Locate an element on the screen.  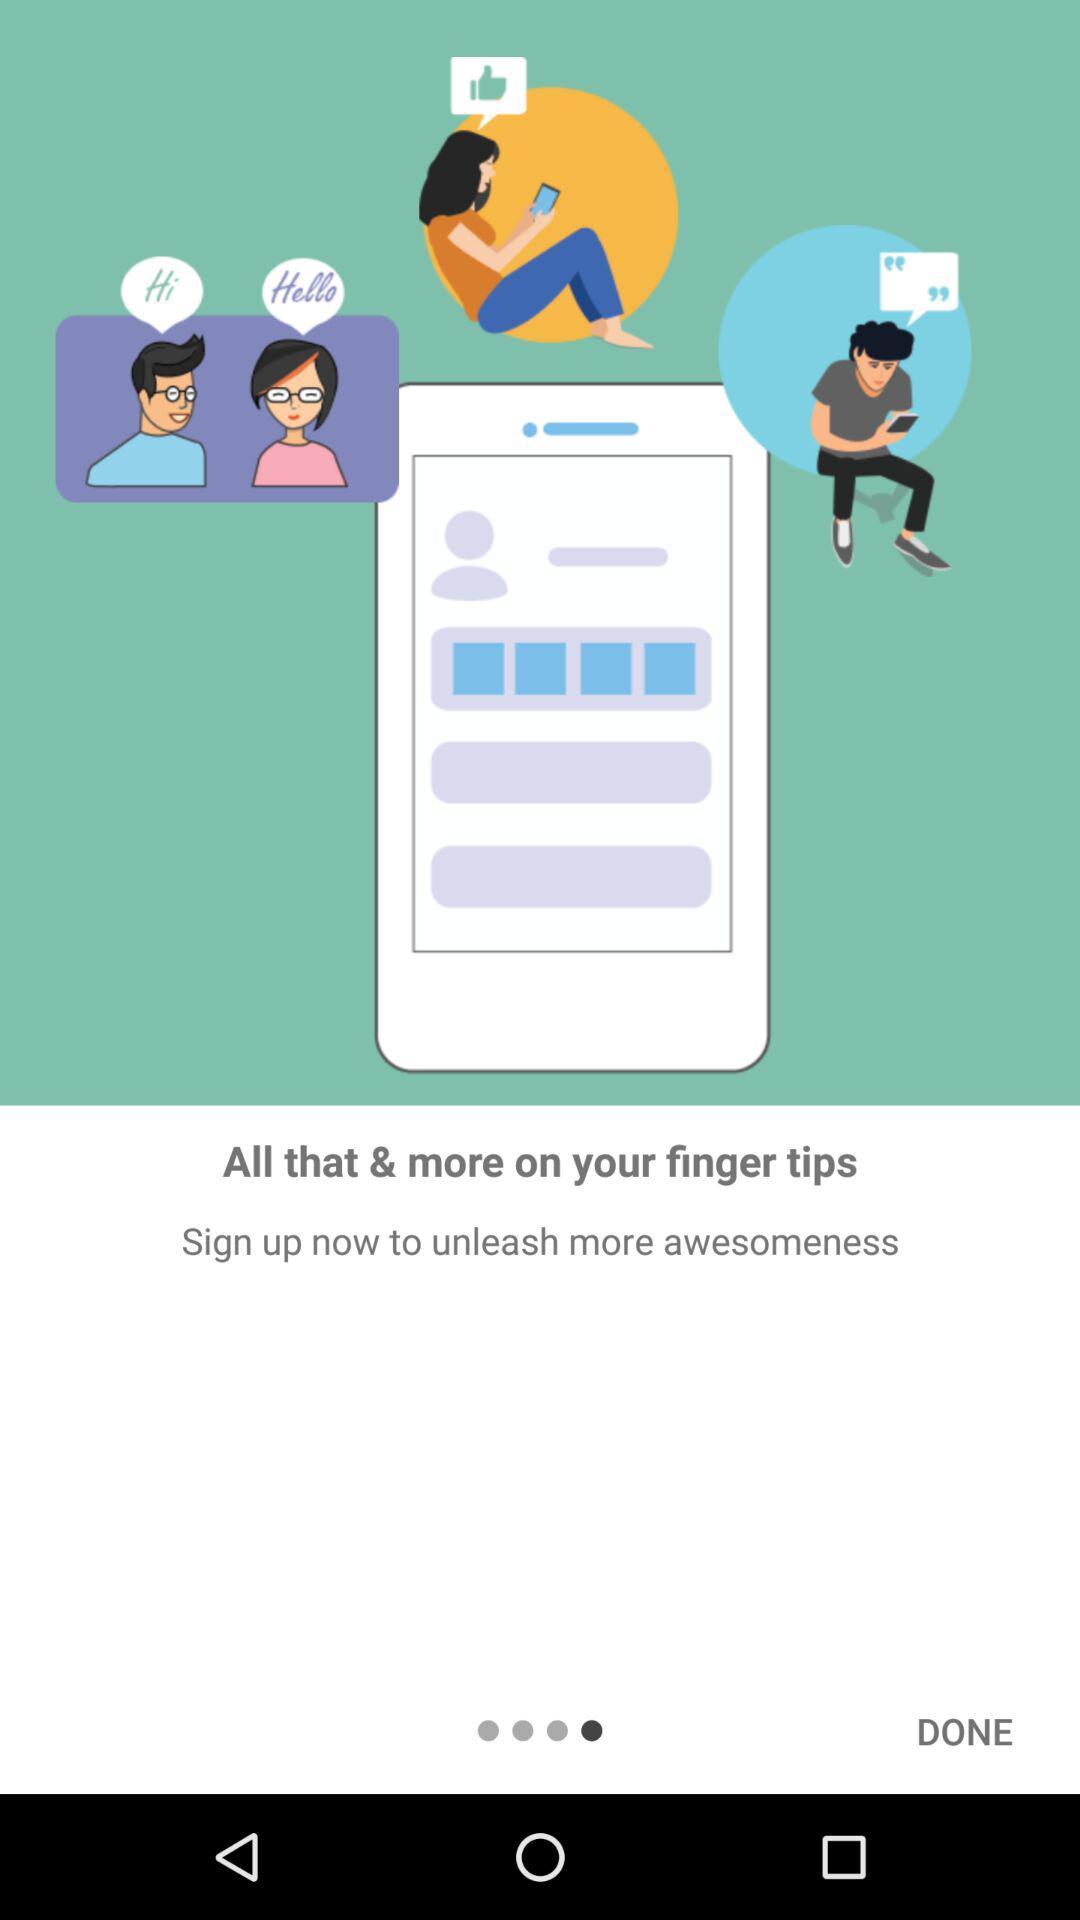
icon at the bottom right corner is located at coordinates (963, 1730).